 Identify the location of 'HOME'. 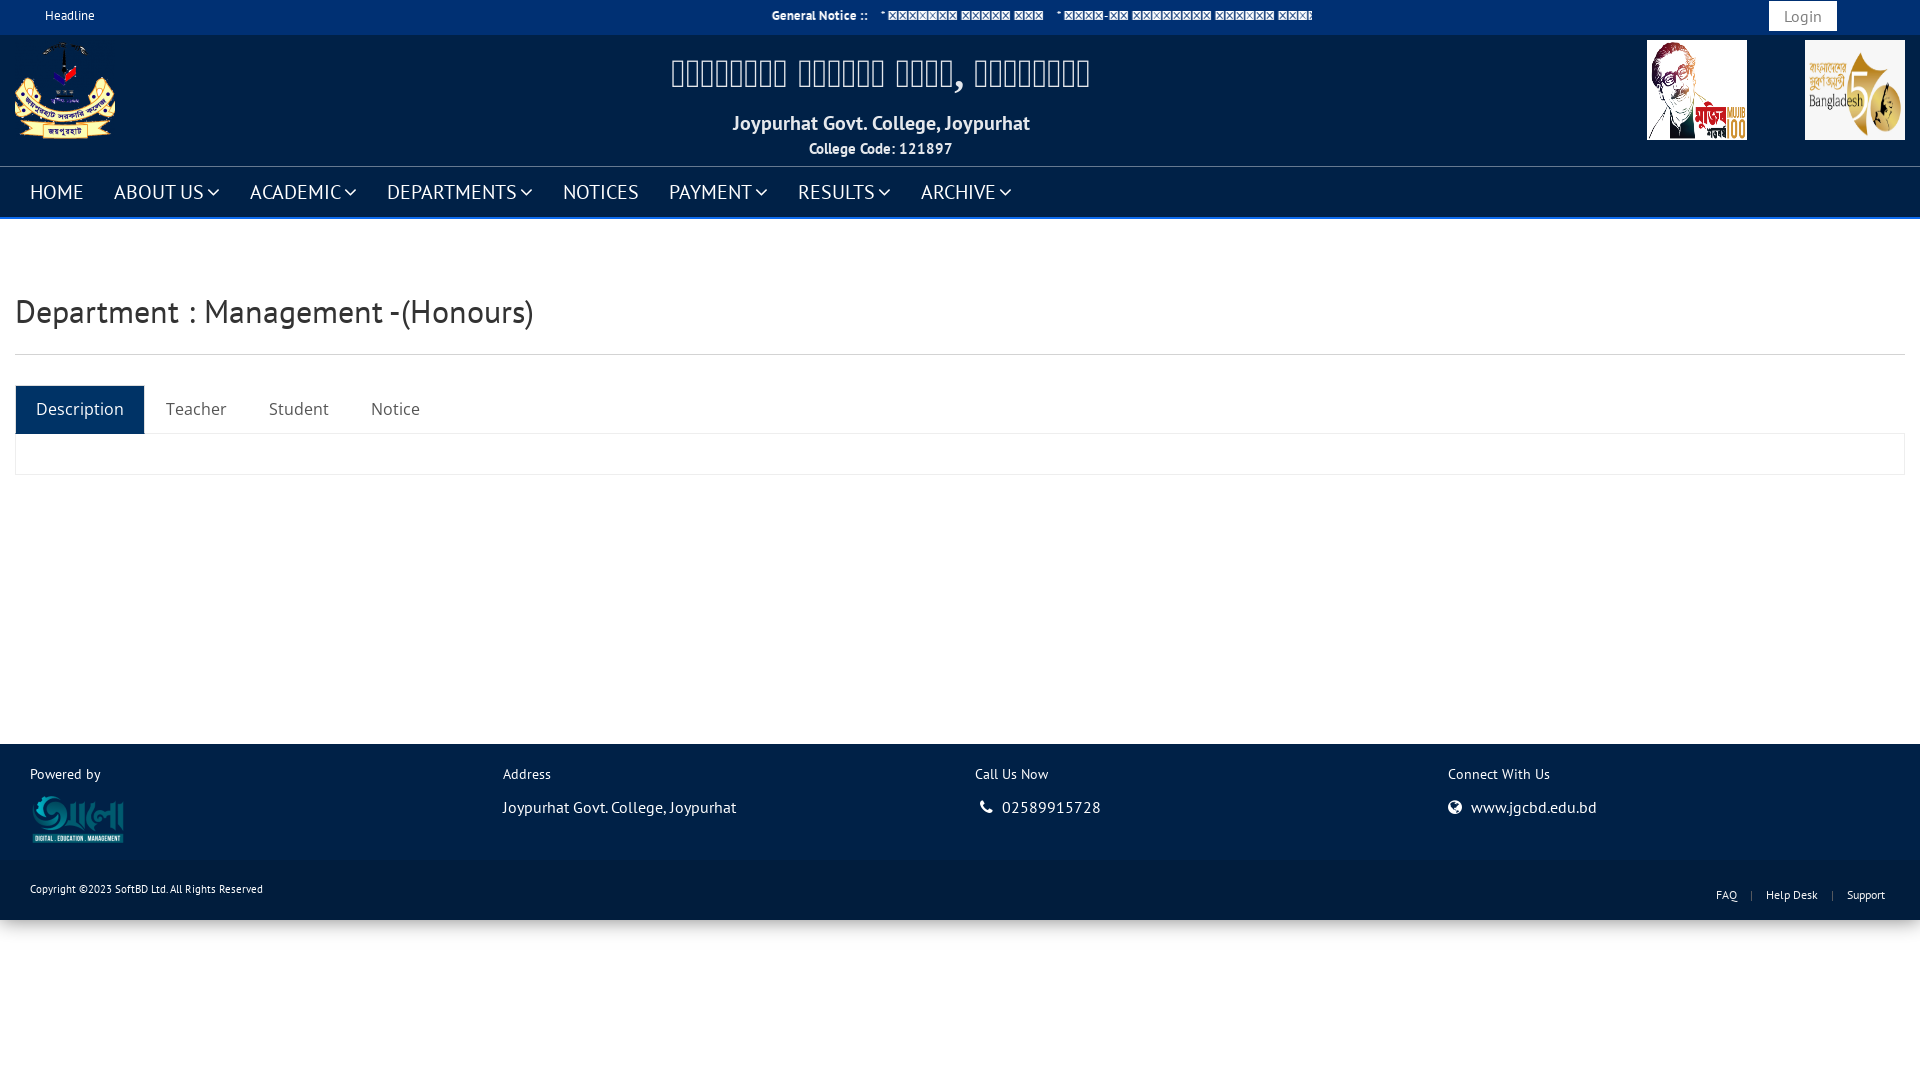
(57, 191).